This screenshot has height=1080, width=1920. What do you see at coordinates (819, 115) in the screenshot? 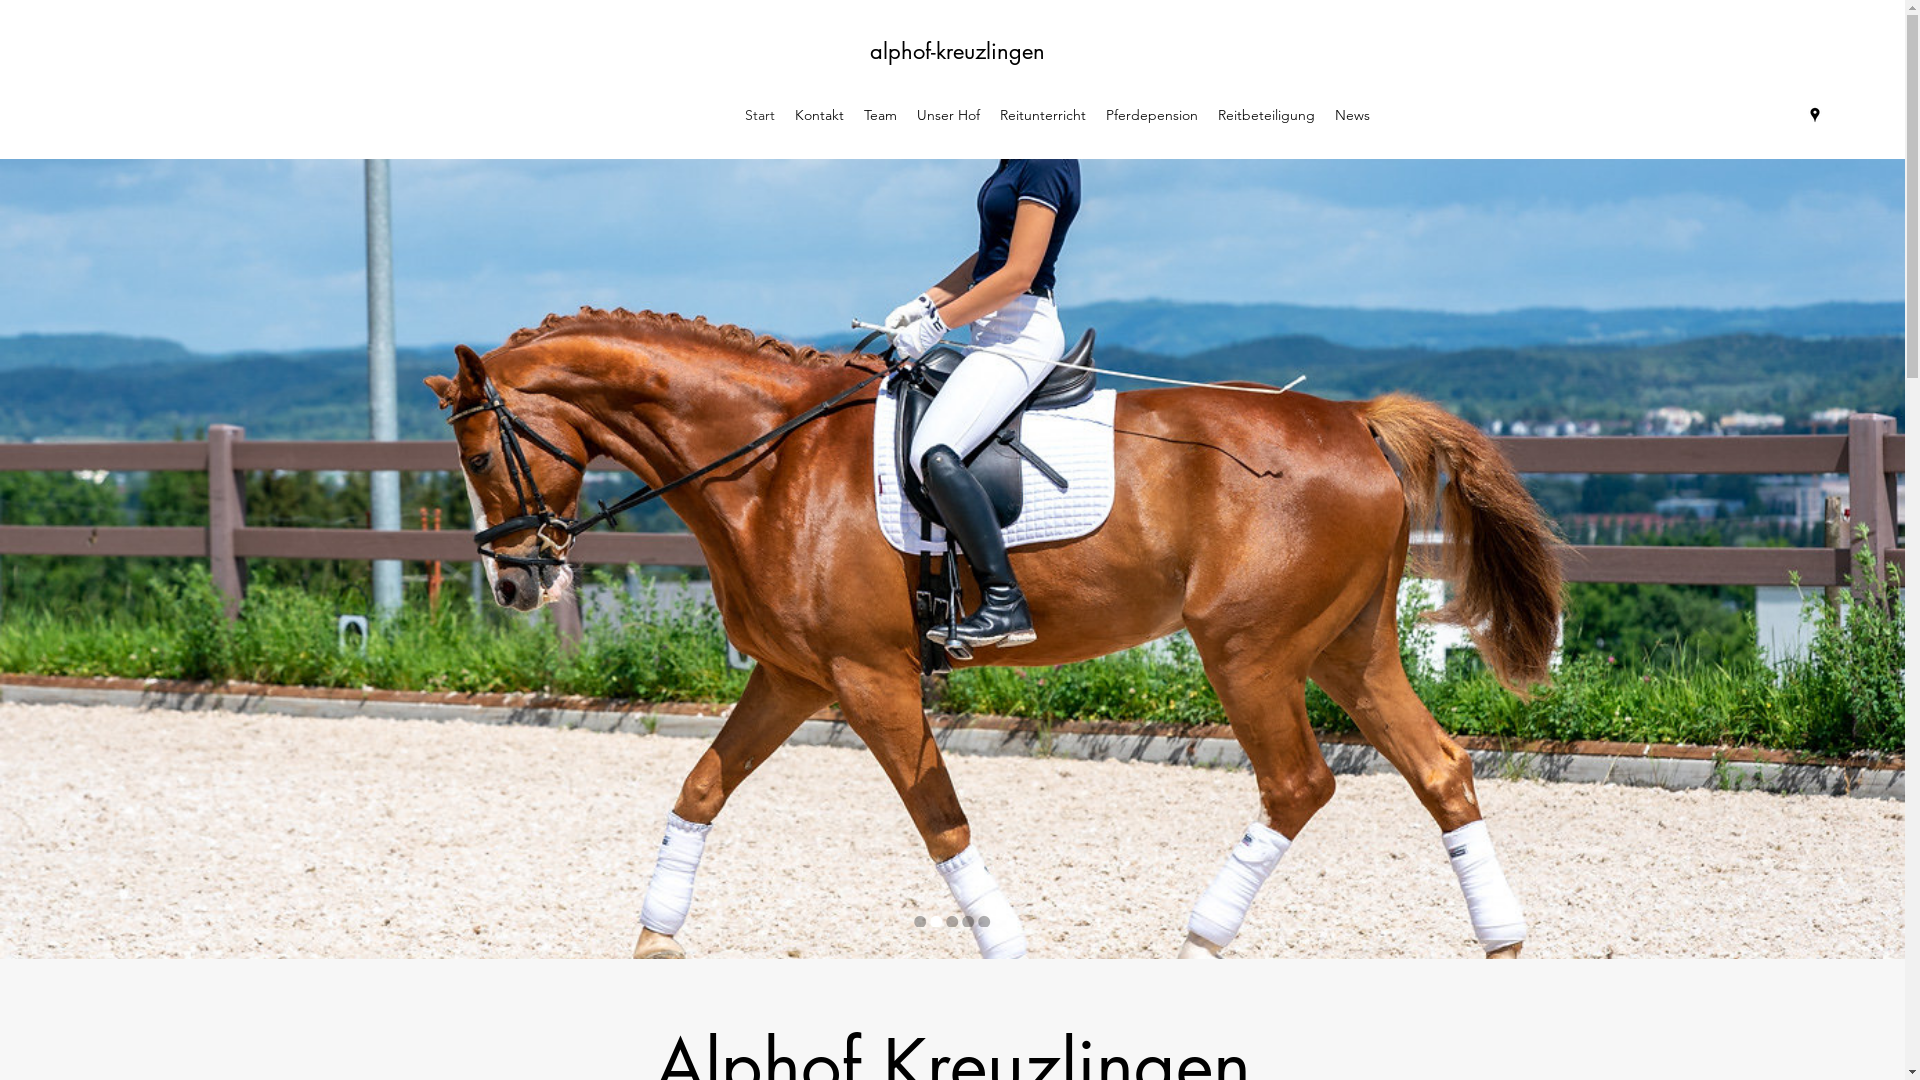
I see `'Kontakt'` at bounding box center [819, 115].